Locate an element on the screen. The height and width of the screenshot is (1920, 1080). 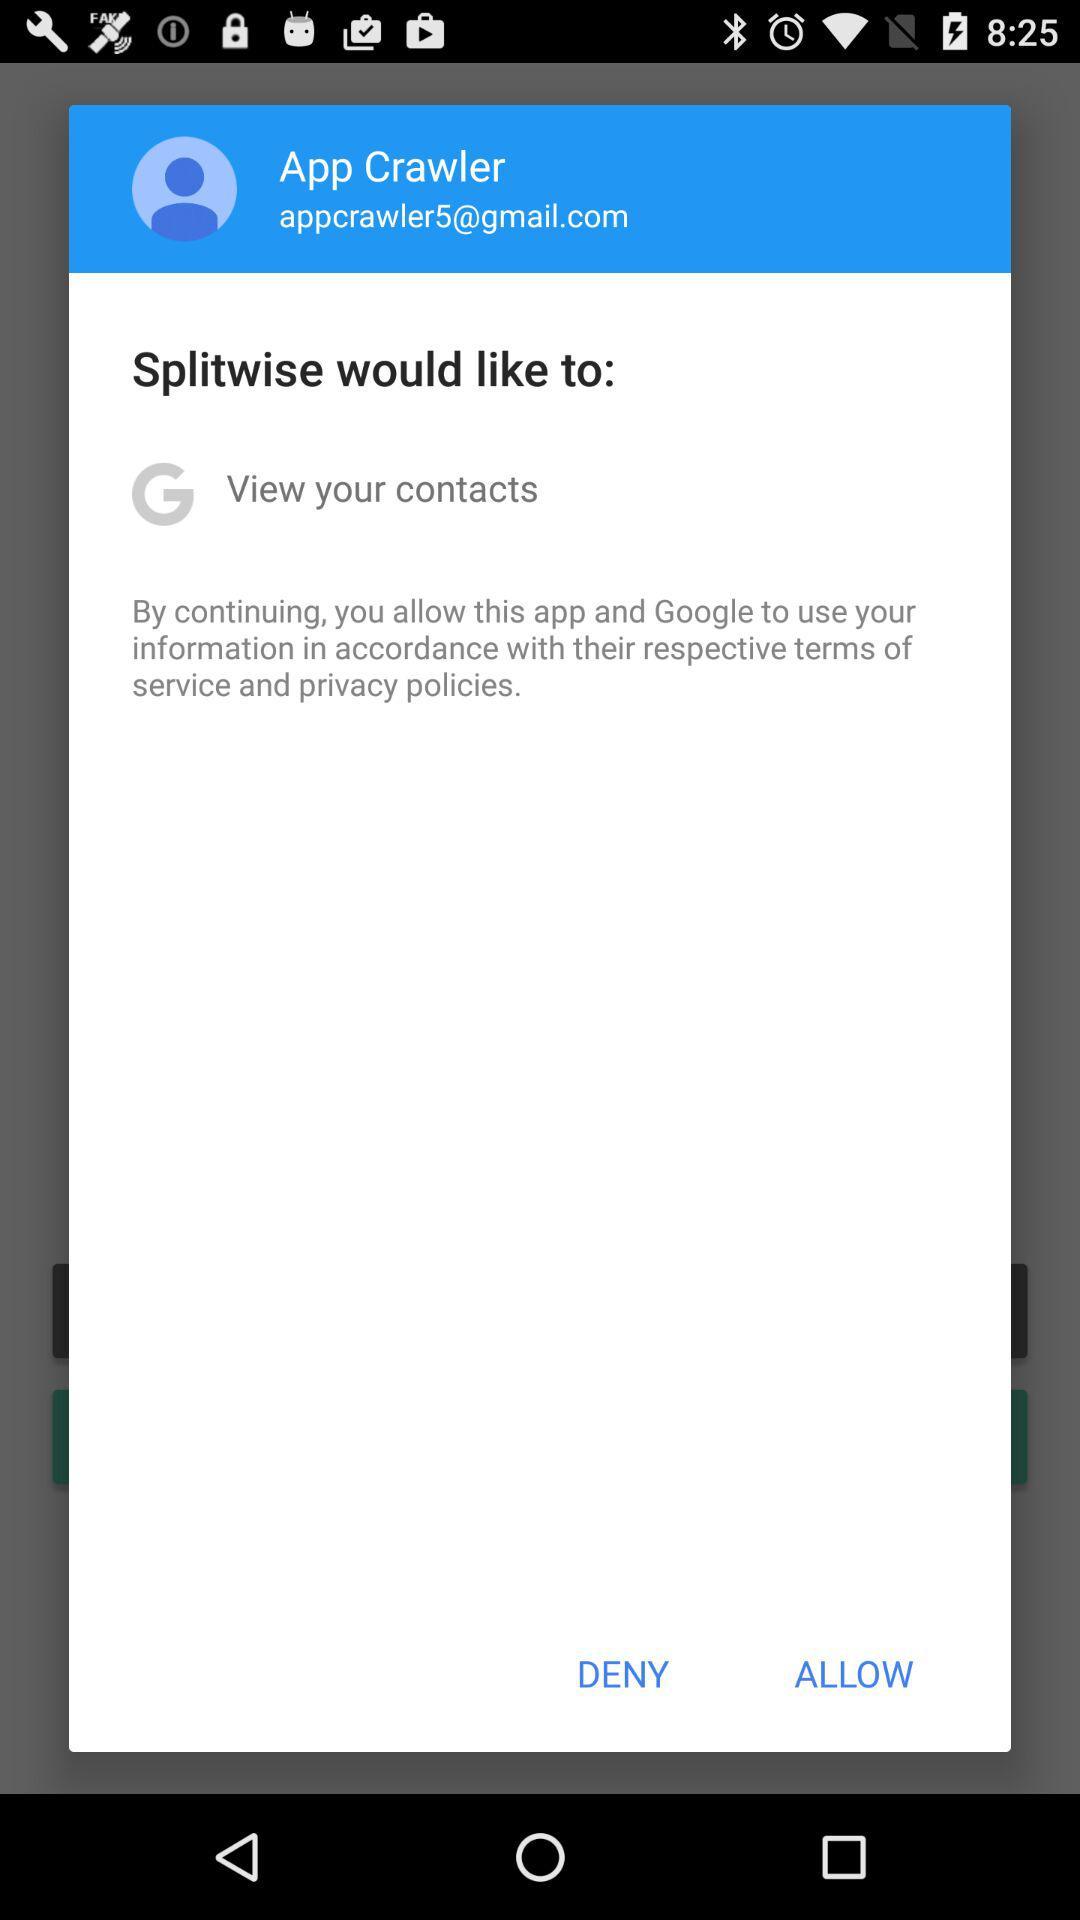
app crawler item is located at coordinates (392, 164).